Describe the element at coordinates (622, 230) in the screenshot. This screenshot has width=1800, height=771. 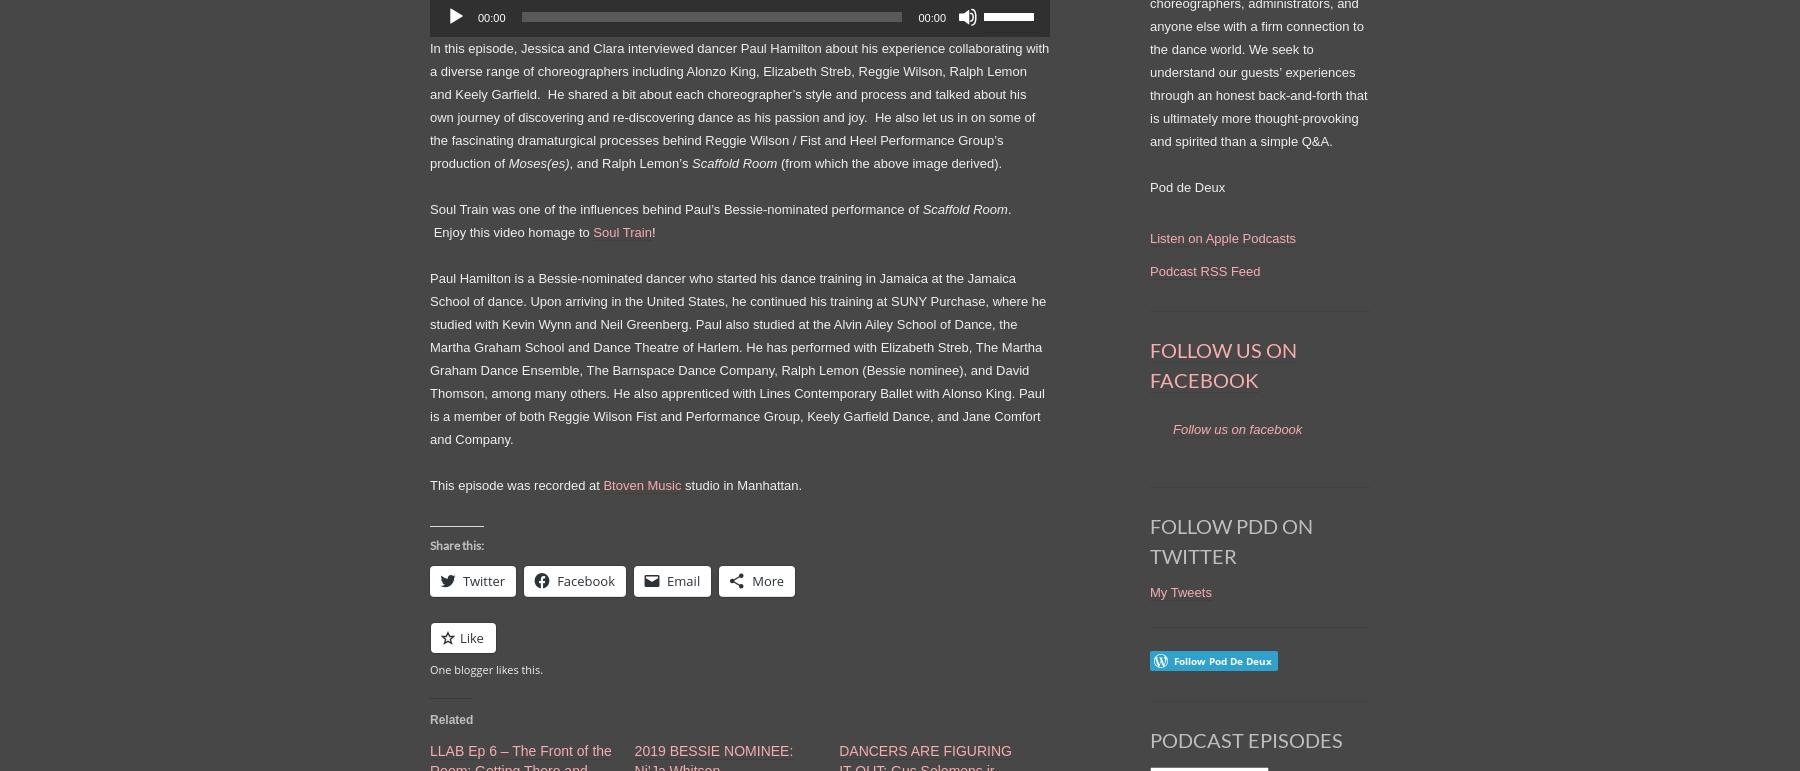
I see `'Soul Train'` at that location.